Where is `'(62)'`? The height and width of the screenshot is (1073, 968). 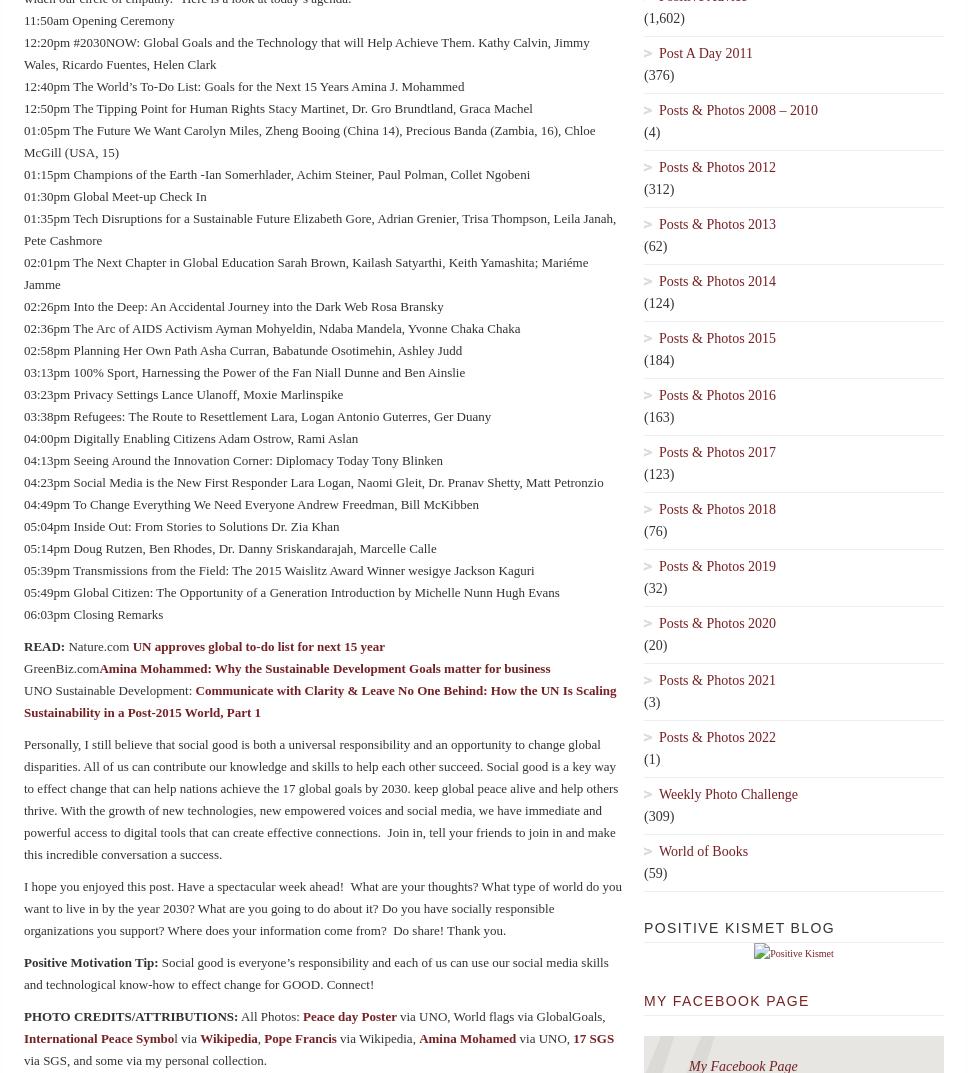
'(62)' is located at coordinates (655, 245).